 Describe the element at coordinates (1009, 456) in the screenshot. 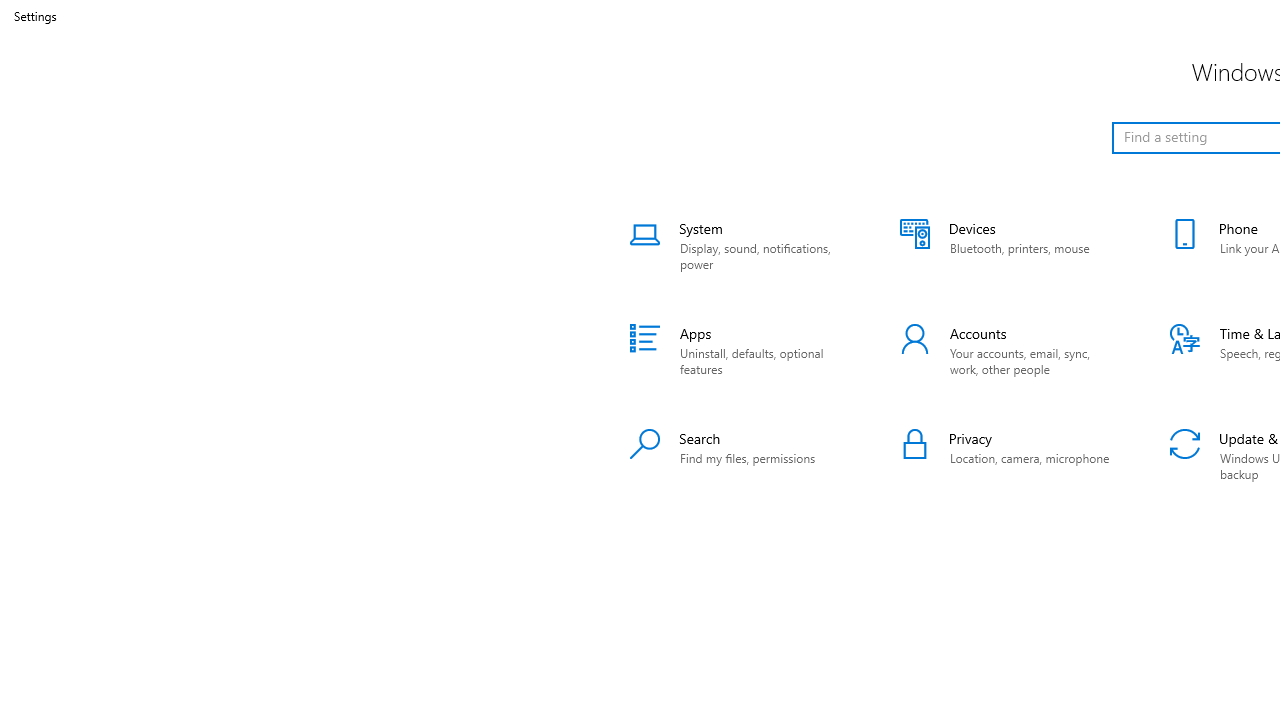

I see `'Privacy'` at that location.